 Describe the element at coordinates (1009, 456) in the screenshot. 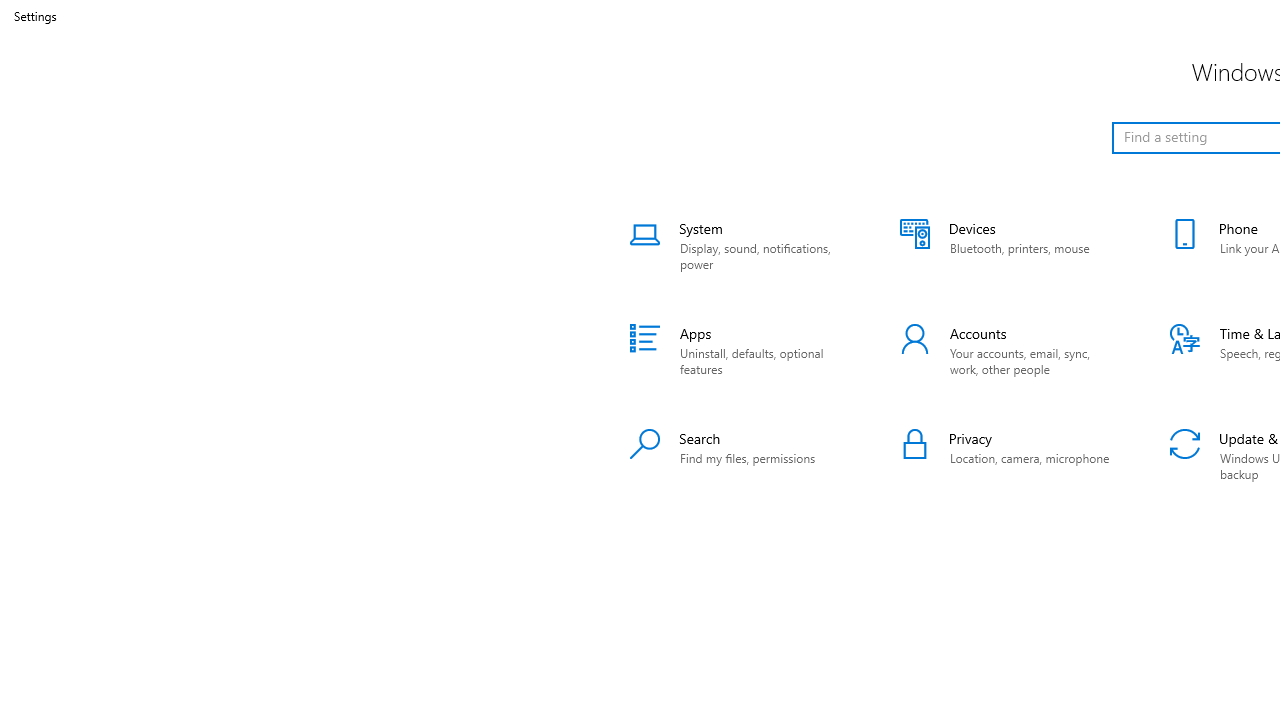

I see `'Privacy'` at that location.